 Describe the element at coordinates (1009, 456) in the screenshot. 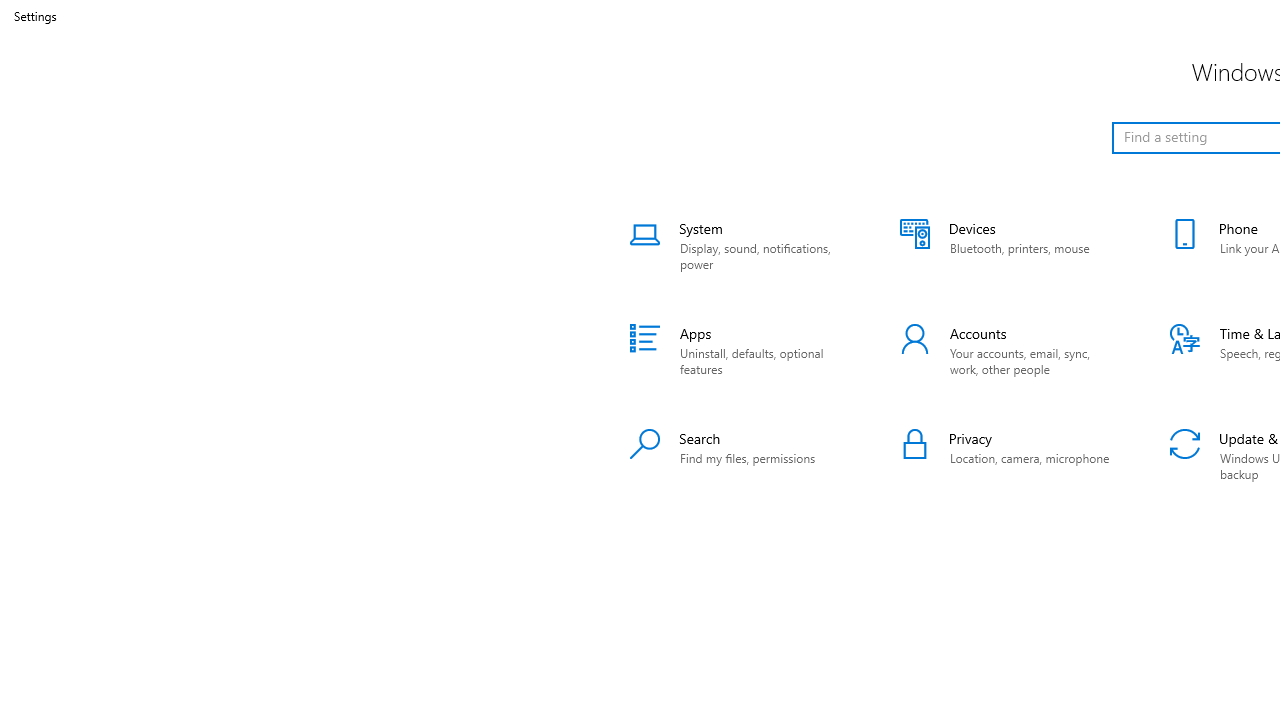

I see `'Privacy'` at that location.